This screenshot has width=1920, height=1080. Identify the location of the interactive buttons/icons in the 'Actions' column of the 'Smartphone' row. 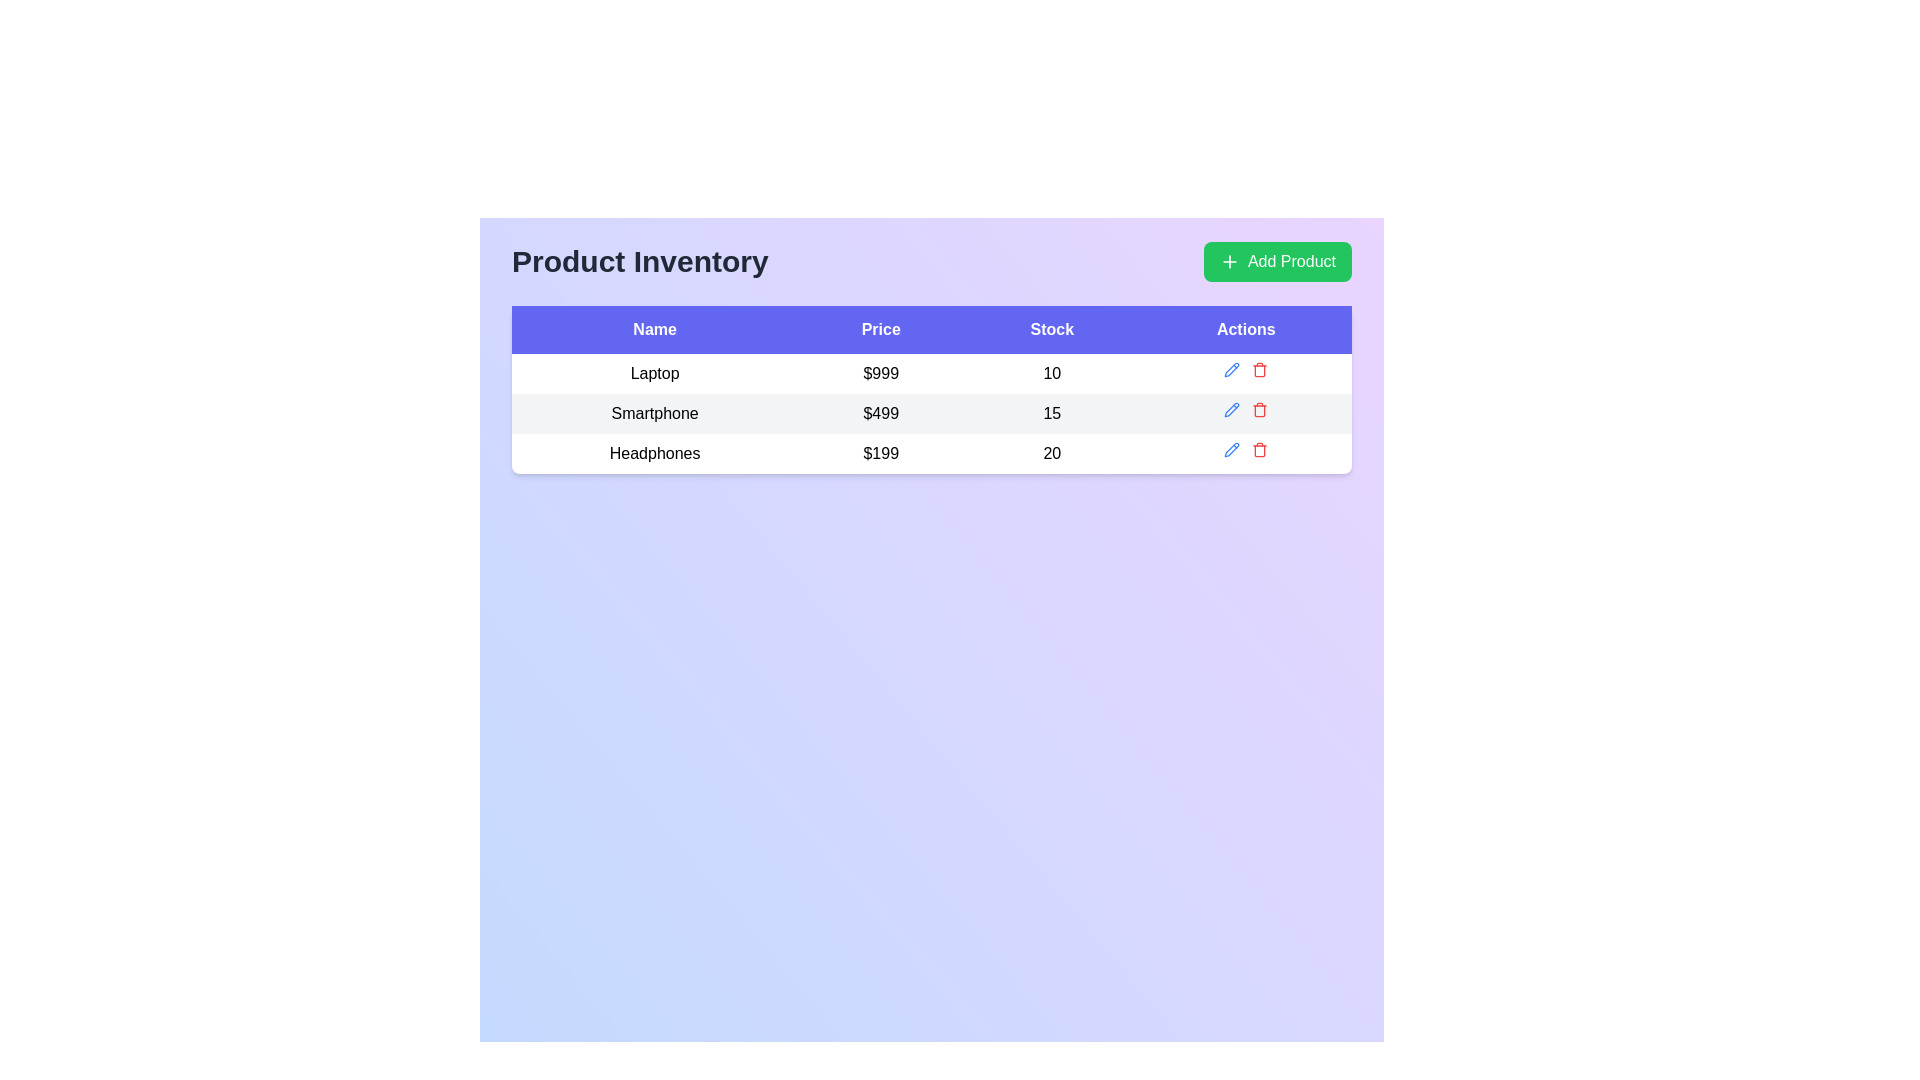
(1245, 408).